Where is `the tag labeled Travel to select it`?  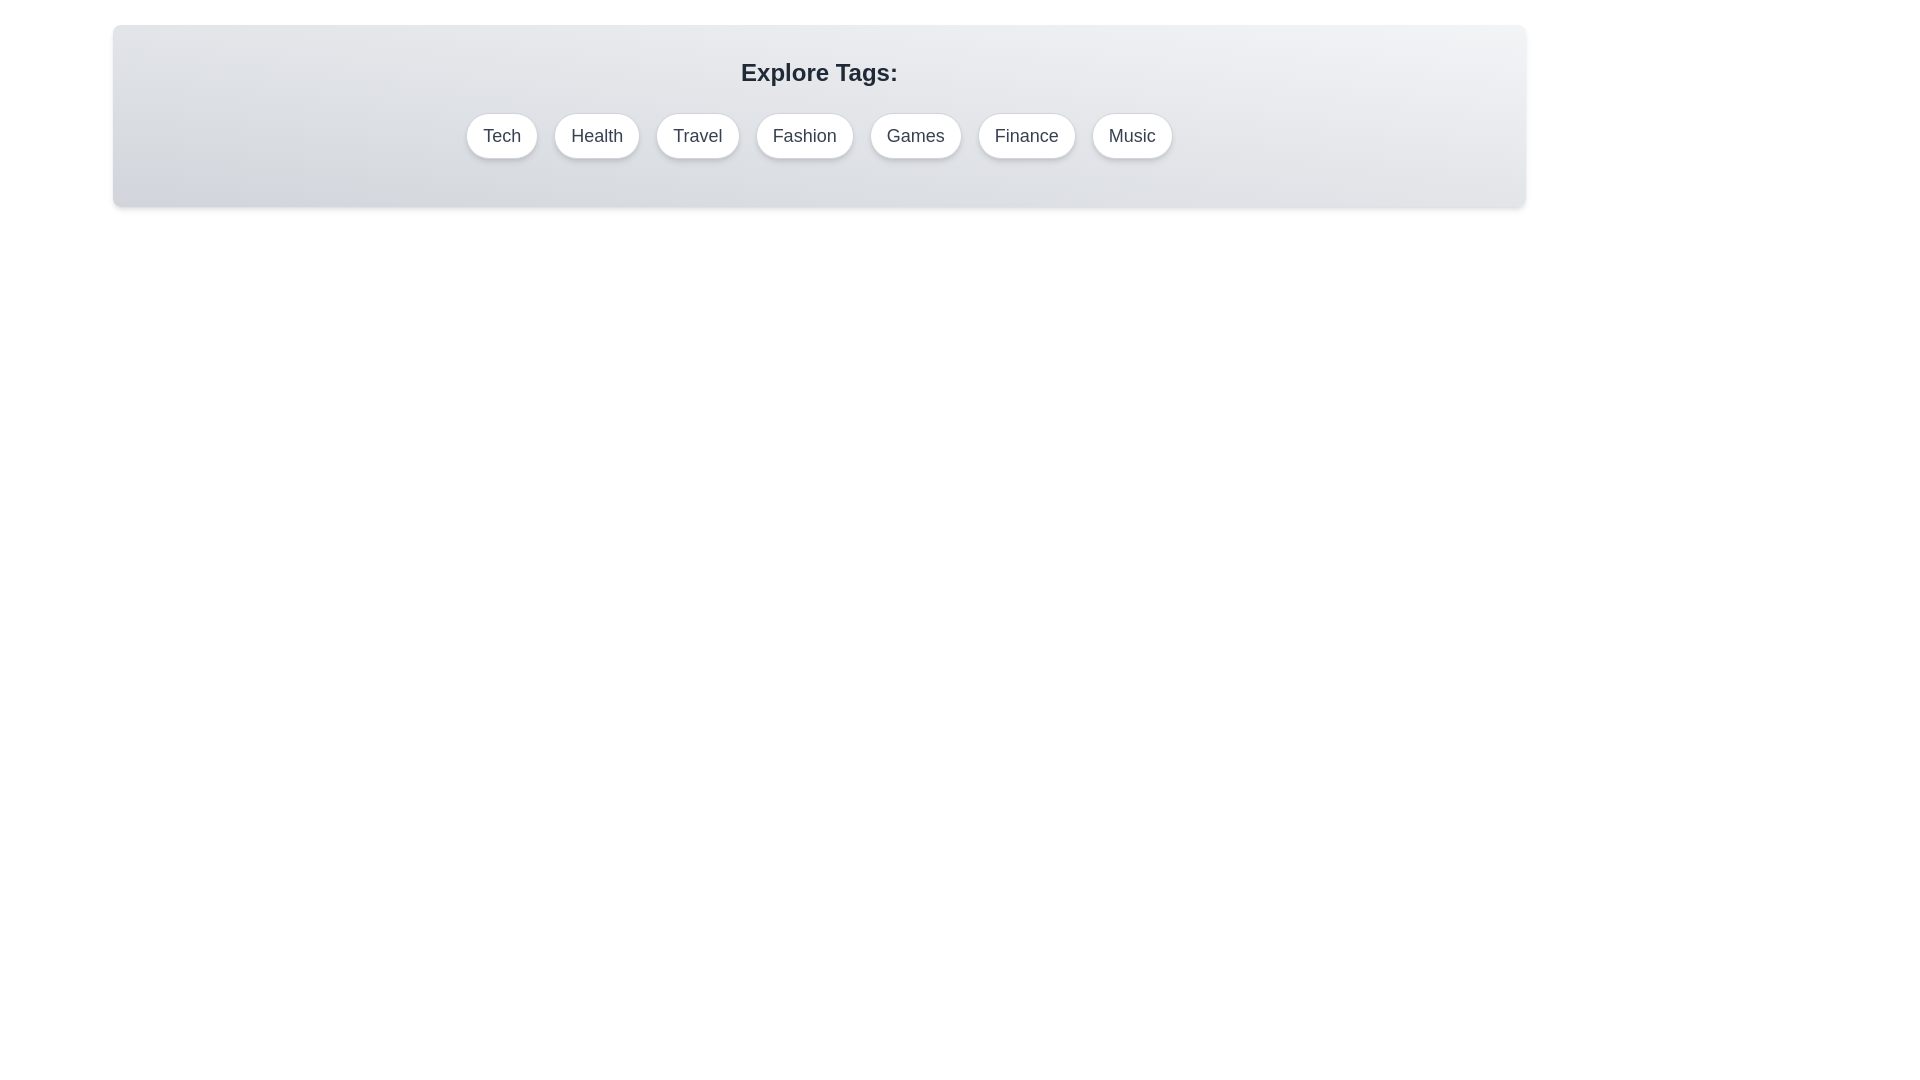 the tag labeled Travel to select it is located at coordinates (697, 135).